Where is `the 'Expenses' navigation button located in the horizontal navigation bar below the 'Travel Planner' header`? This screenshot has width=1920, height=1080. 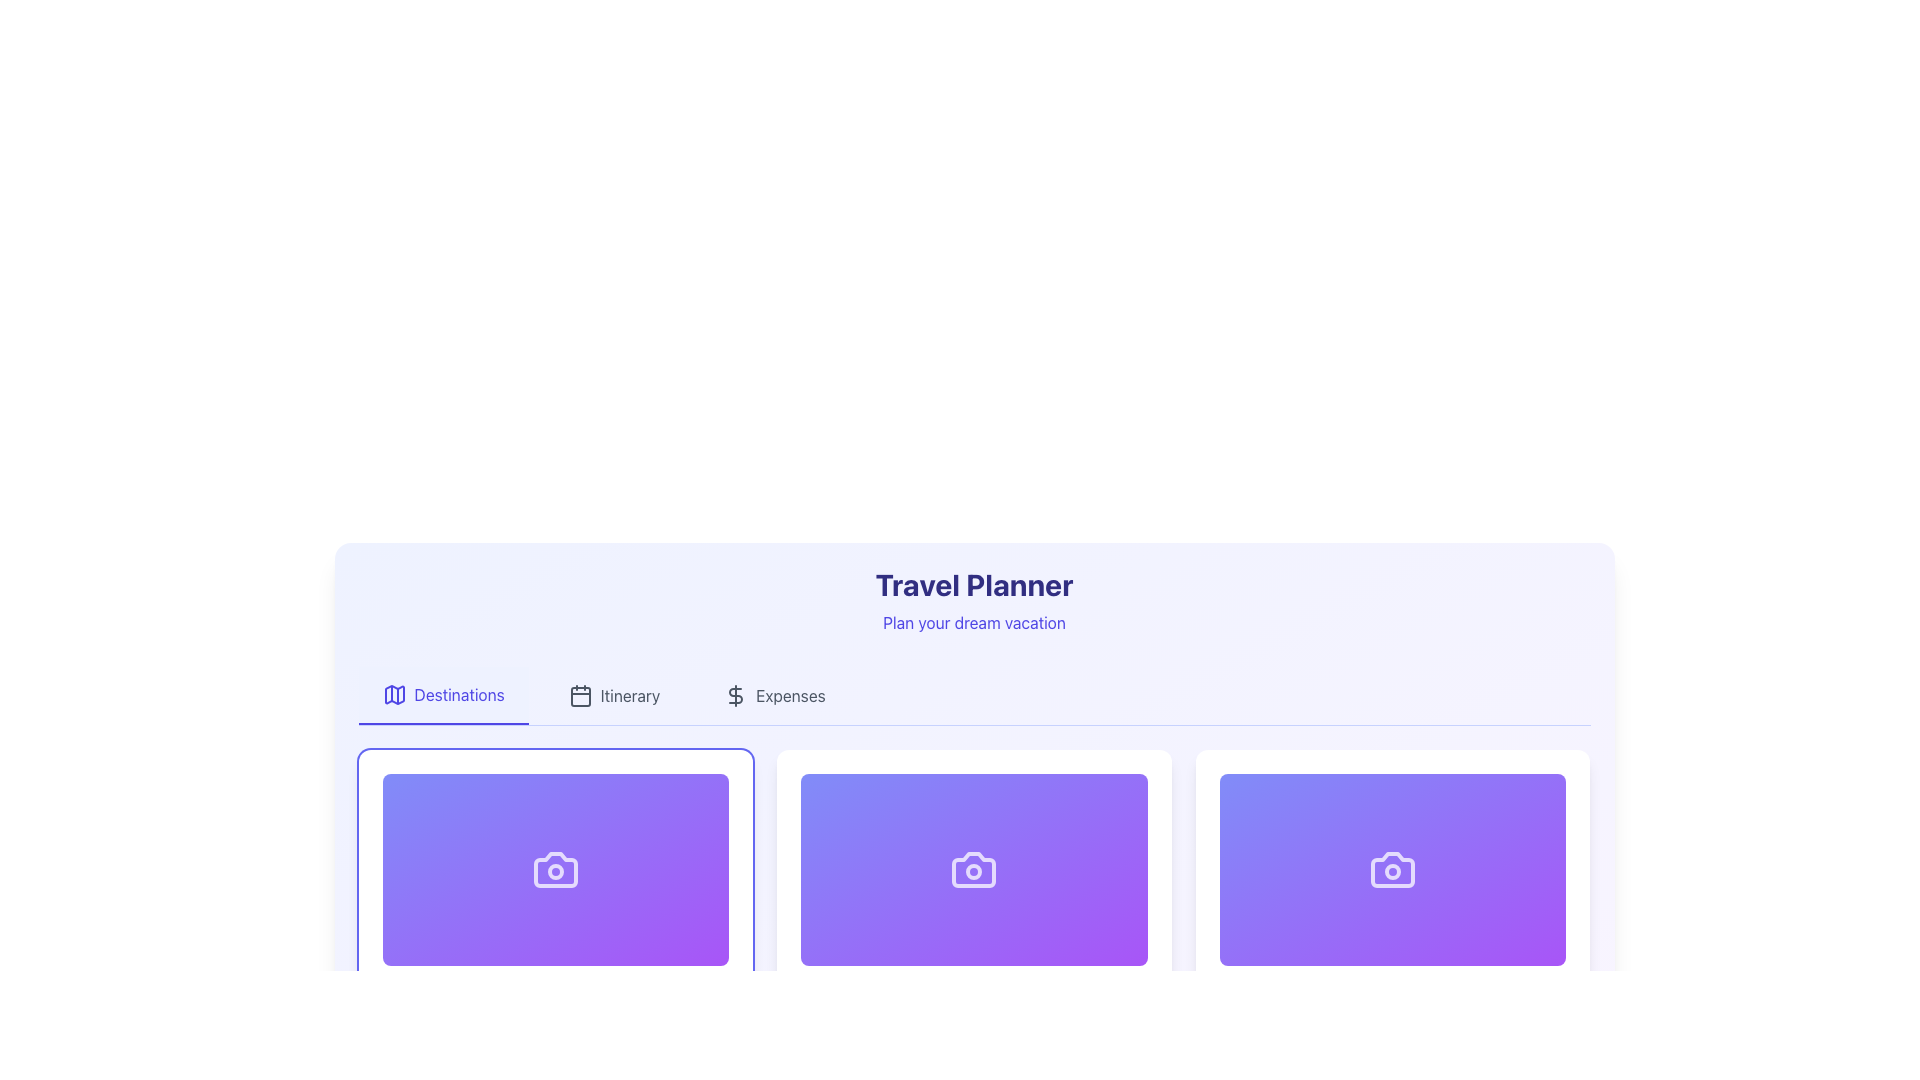
the 'Expenses' navigation button located in the horizontal navigation bar below the 'Travel Planner' header is located at coordinates (790, 694).